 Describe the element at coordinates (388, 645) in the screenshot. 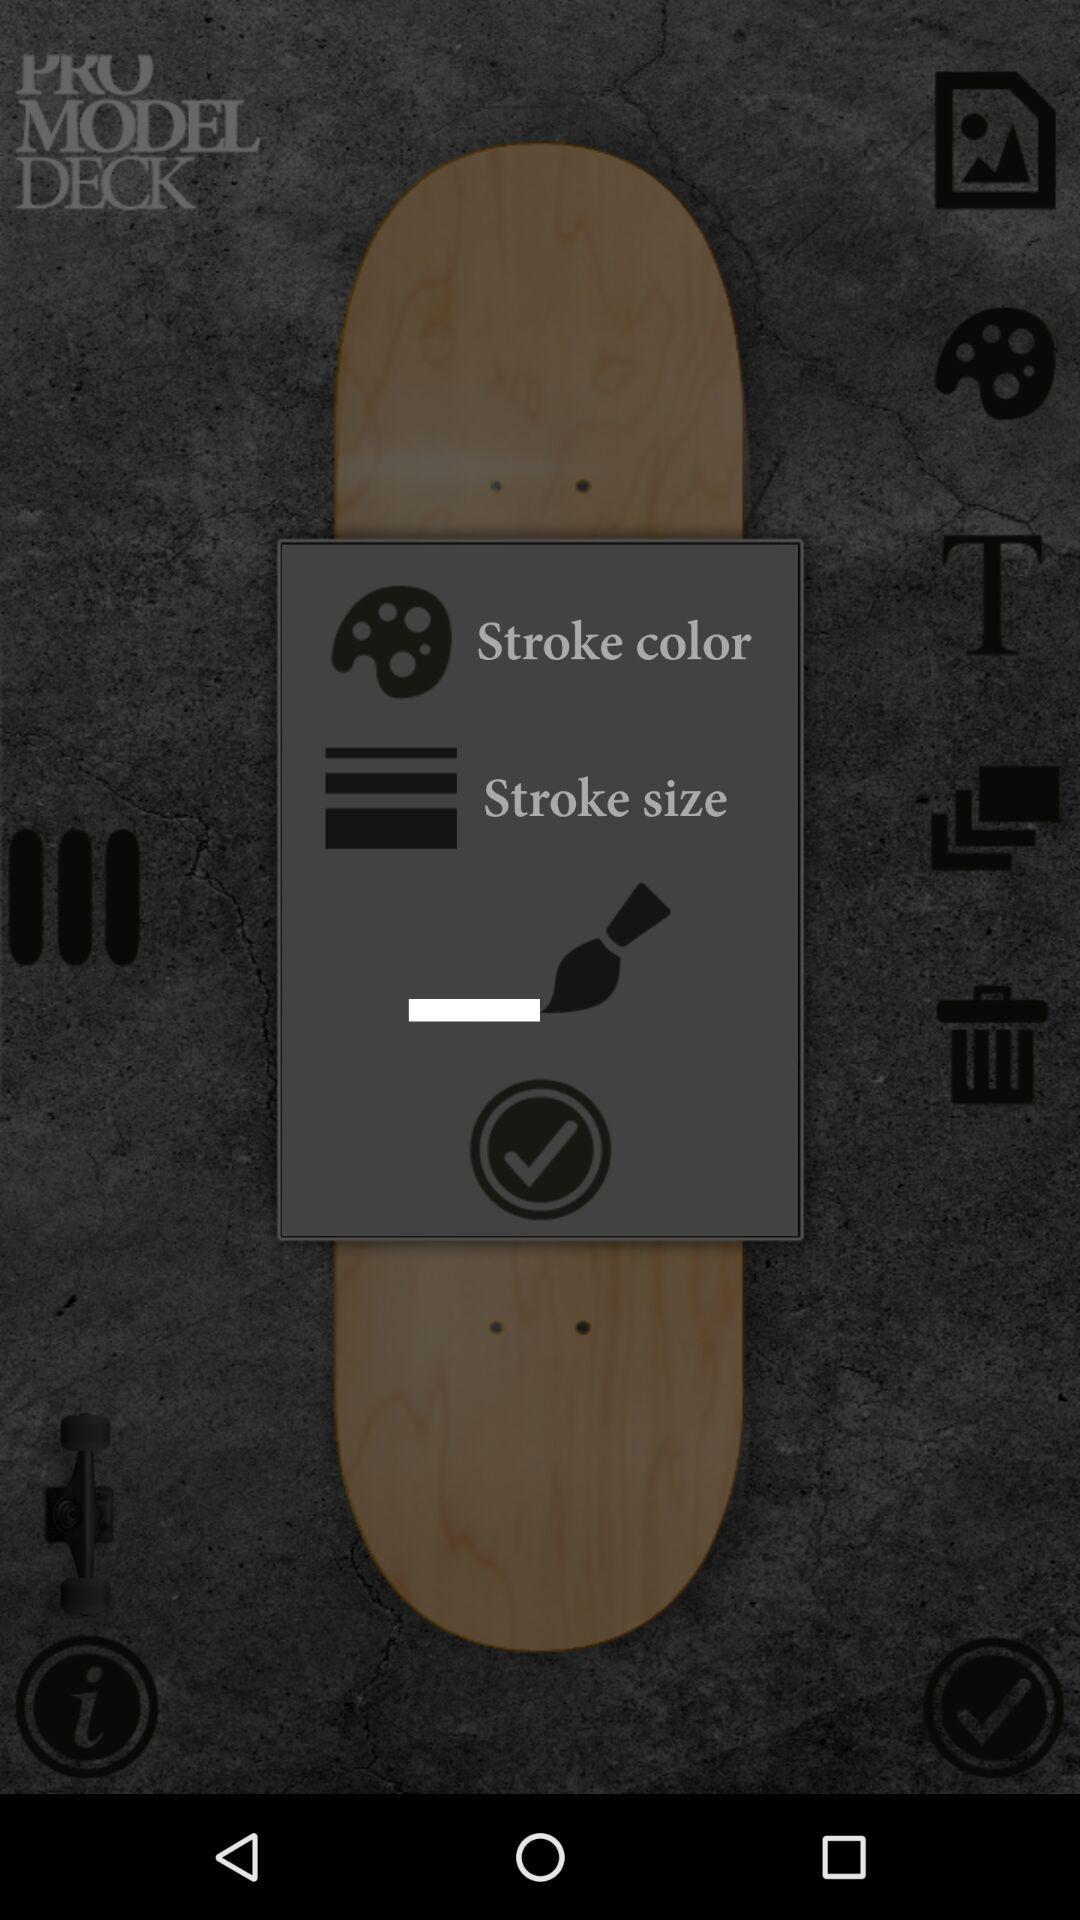

I see `brush color` at that location.